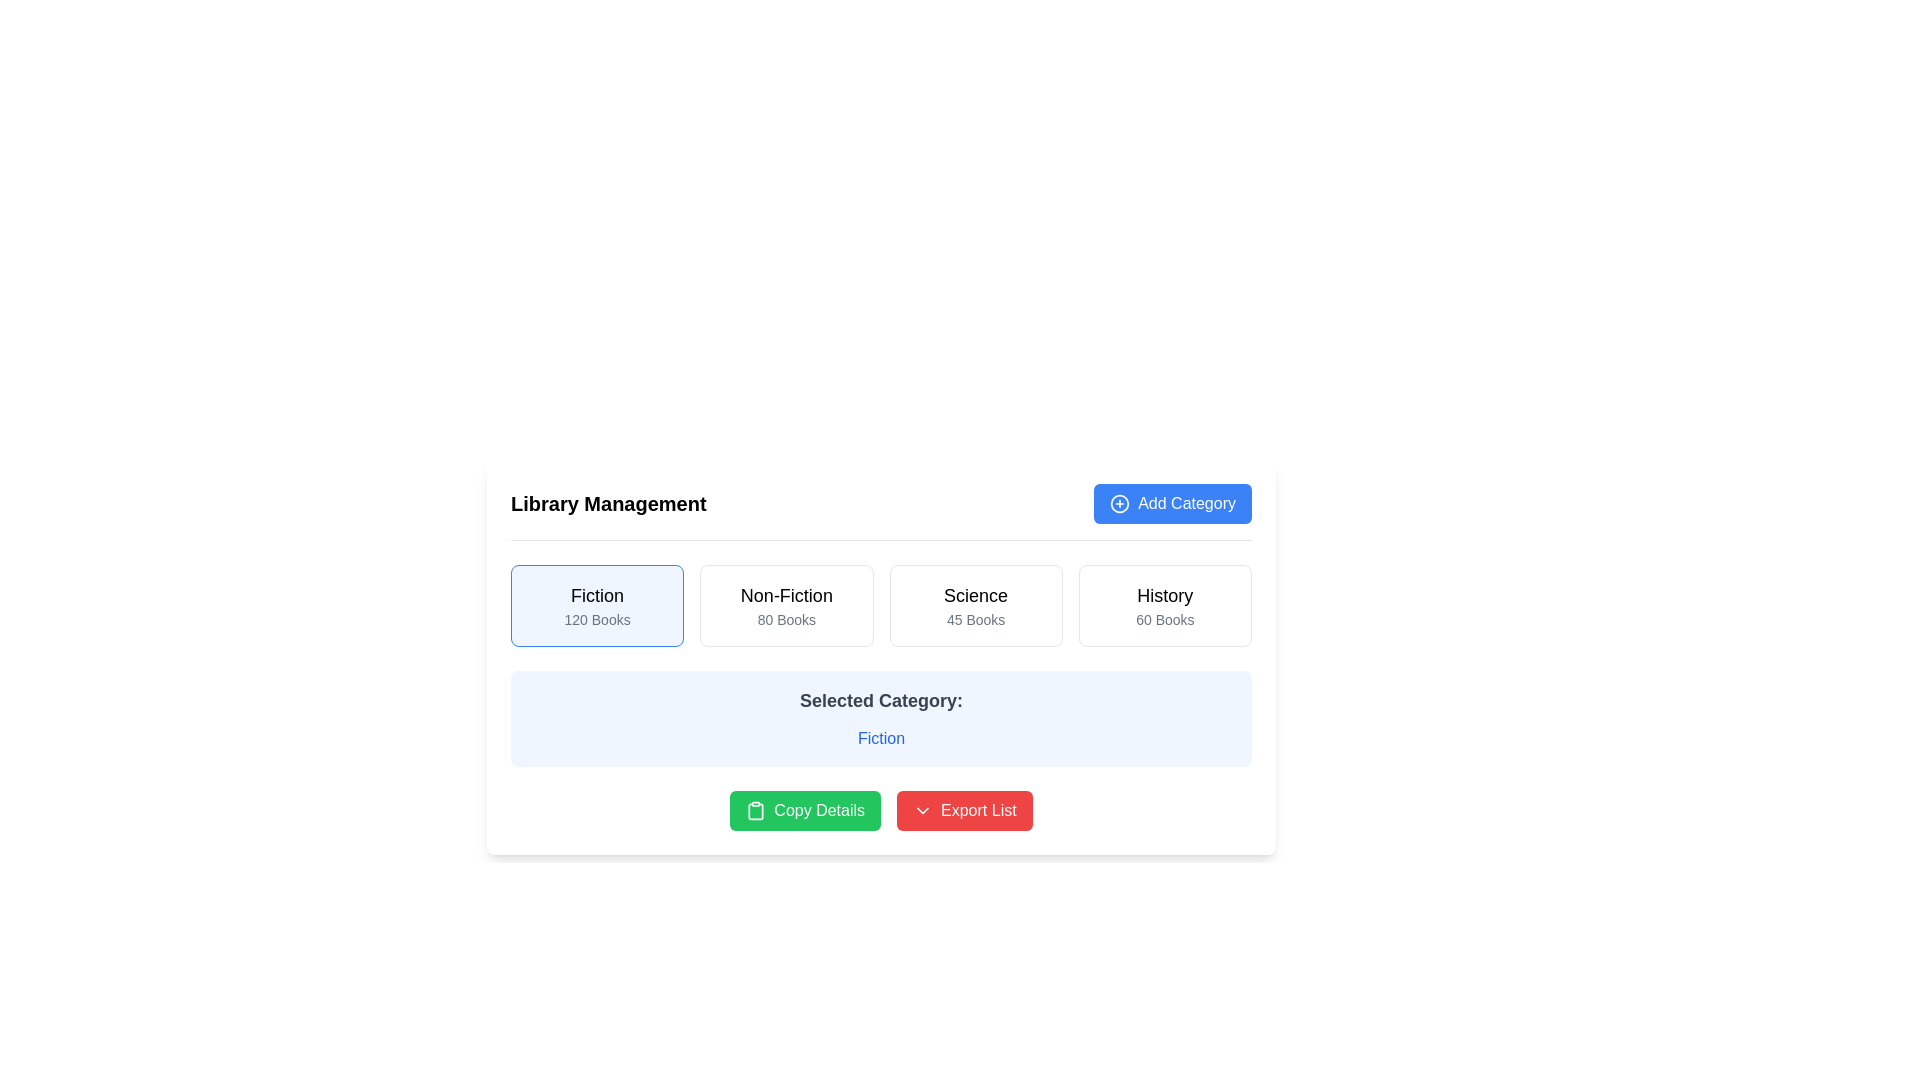 The width and height of the screenshot is (1920, 1080). I want to click on the '60 Books' text label located beneath the 'History' title within the fourth category card, which provides information about the number of books available in the 'History' category, so click(1165, 619).